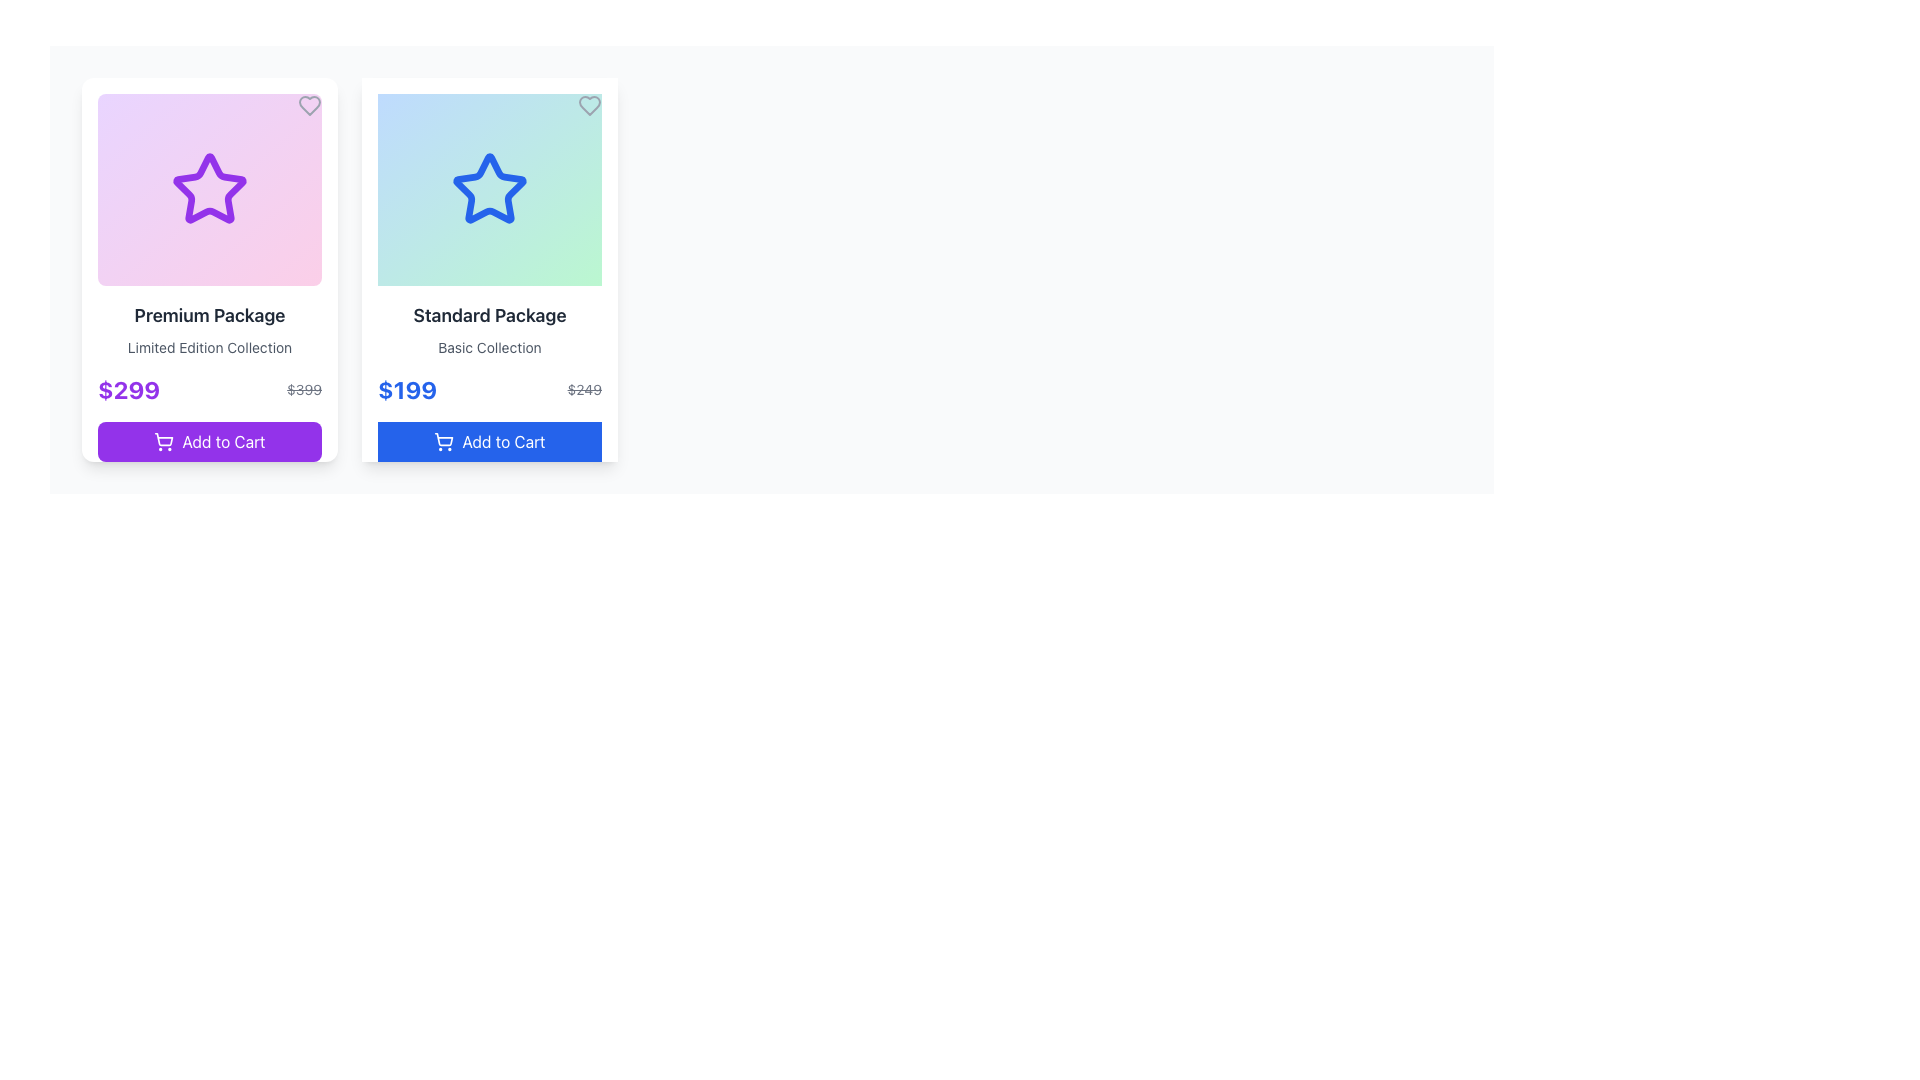 This screenshot has height=1080, width=1920. What do you see at coordinates (210, 315) in the screenshot?
I see `title of the text label displaying 'Premium Package' in large, bold, dark gray font, located prominently in the upper half of the card layout` at bounding box center [210, 315].